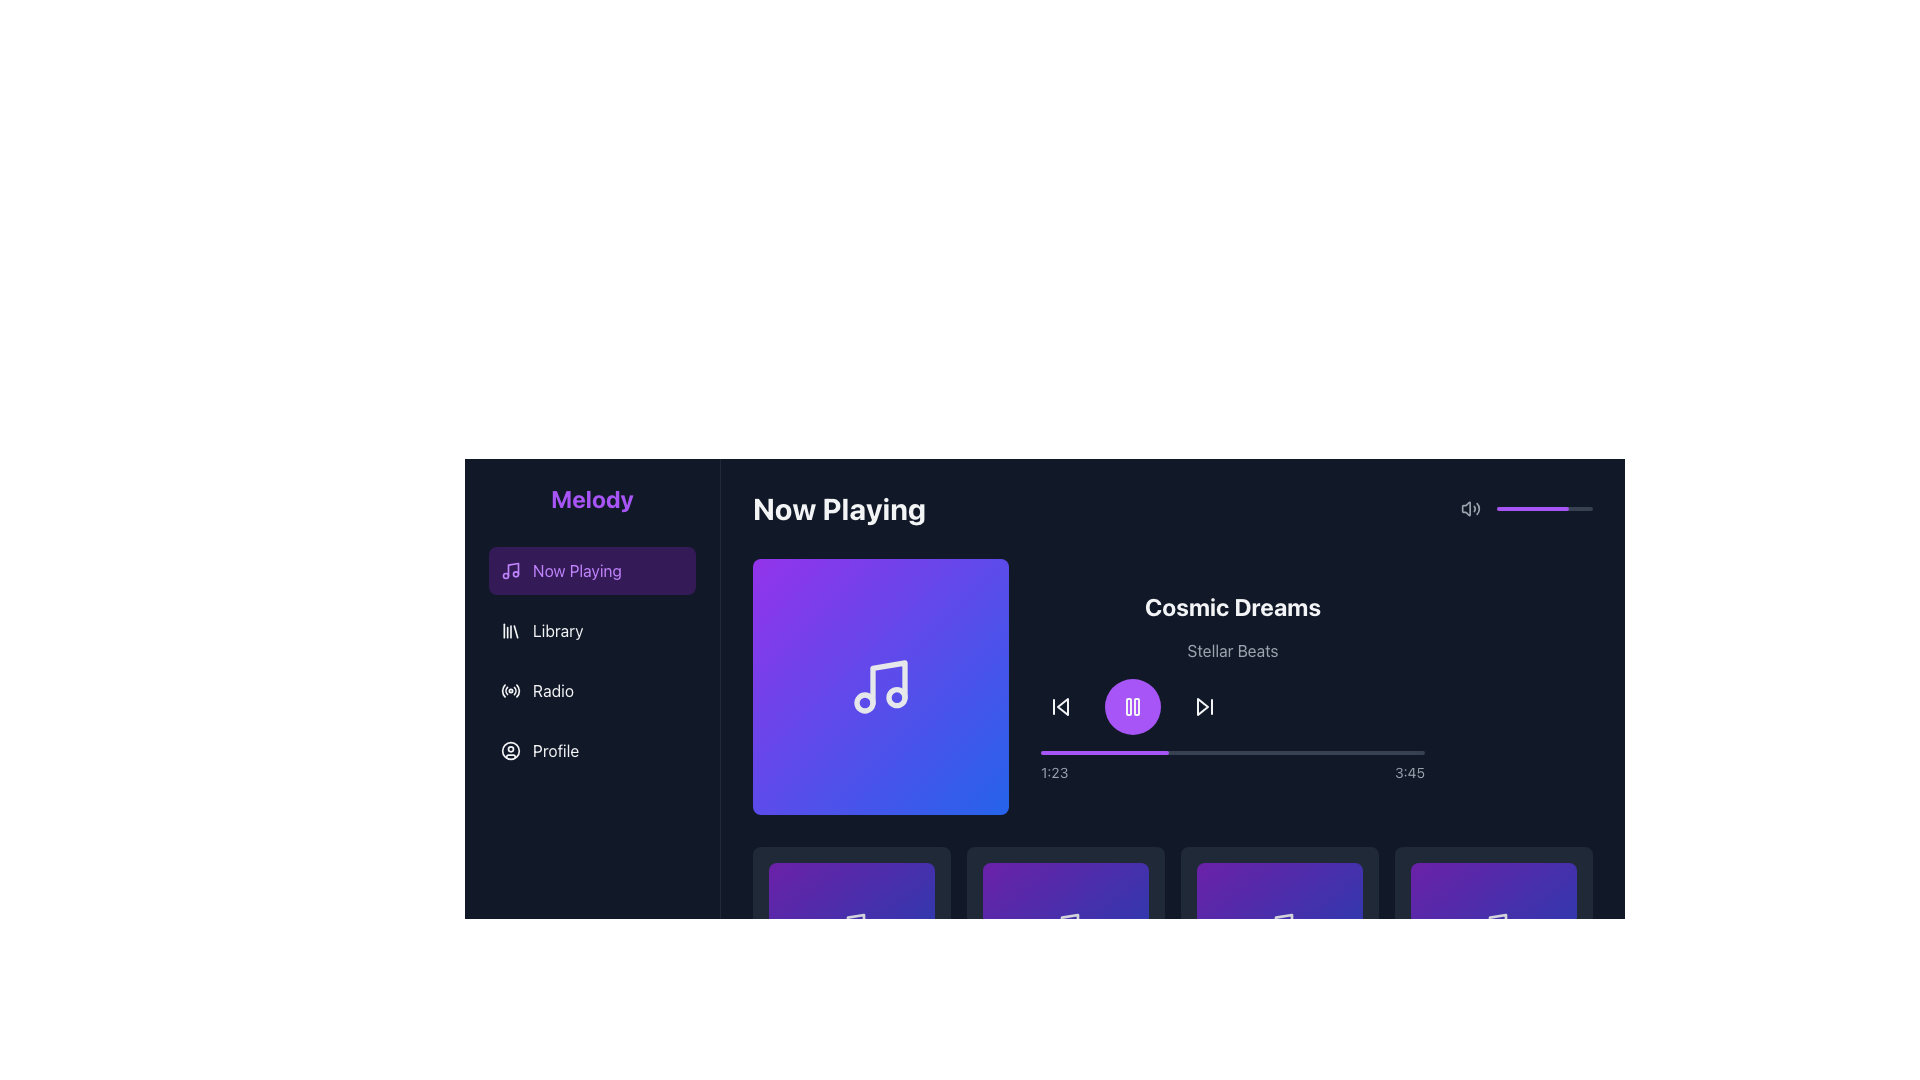 The width and height of the screenshot is (1920, 1080). Describe the element at coordinates (510, 751) in the screenshot. I see `the larger circular SVG graphic that represents a user profile avatar, located in the leftmost column under the 'Profile' option in the navigation menu` at that location.